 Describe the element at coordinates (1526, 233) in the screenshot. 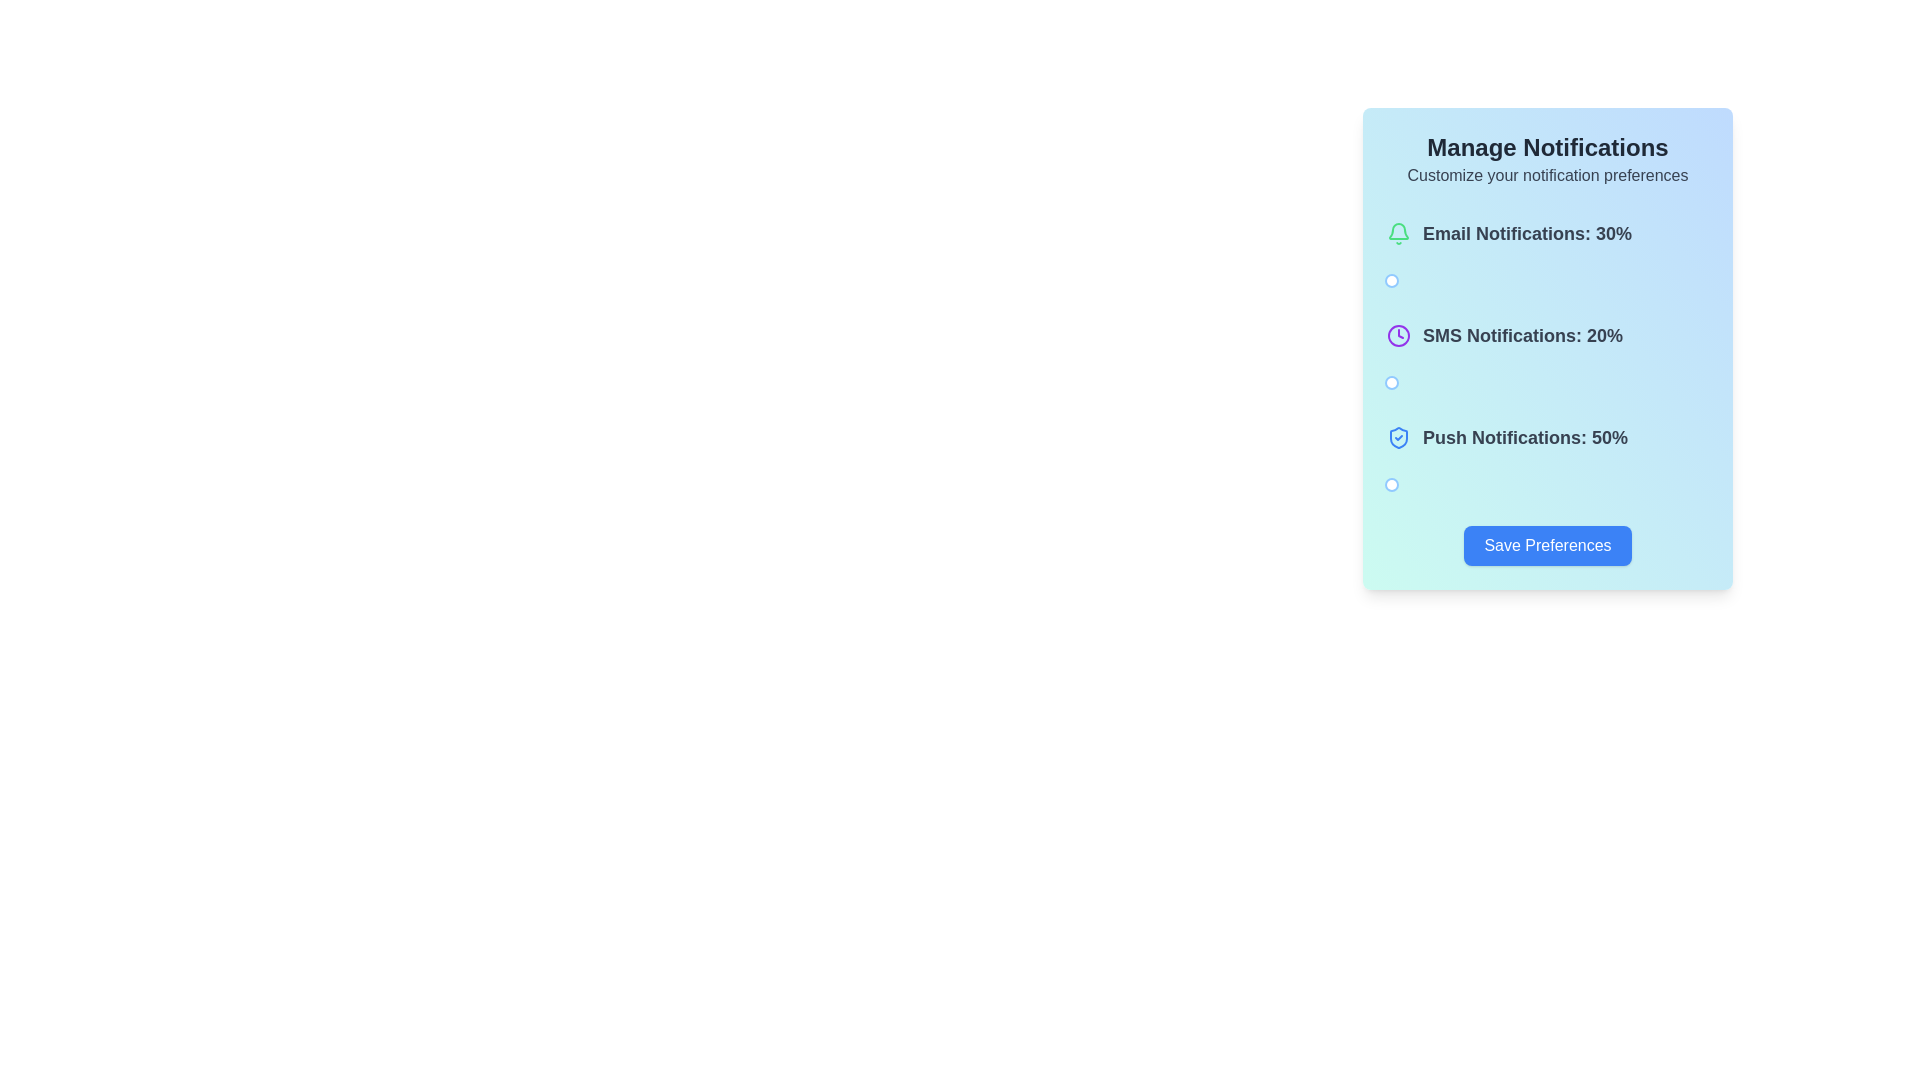

I see `the email notification preference text label, which indicates the email notification setting and is positioned at the top of the notification preferences list` at that location.